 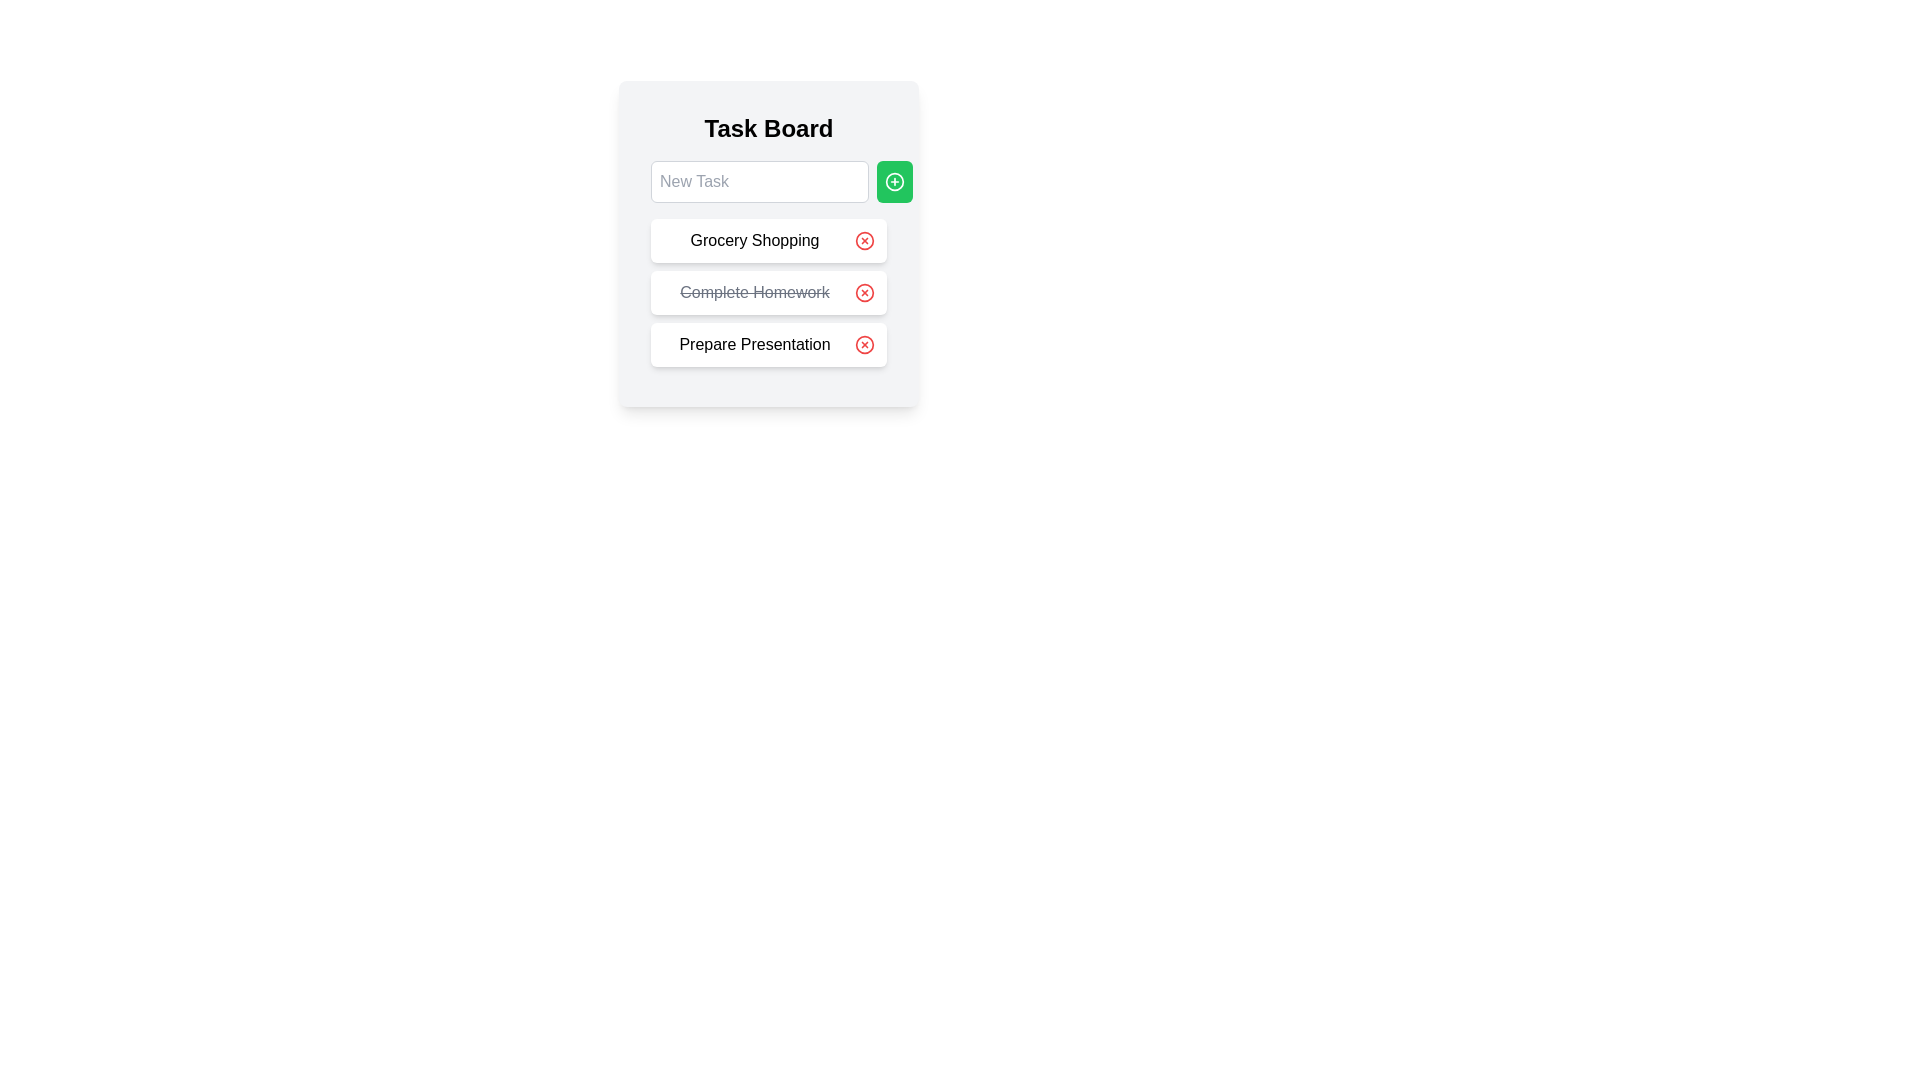 I want to click on the composite UI element that contains the text 'Prepare Presentation' and the red delete button with a white 'X', so click(x=767, y=343).